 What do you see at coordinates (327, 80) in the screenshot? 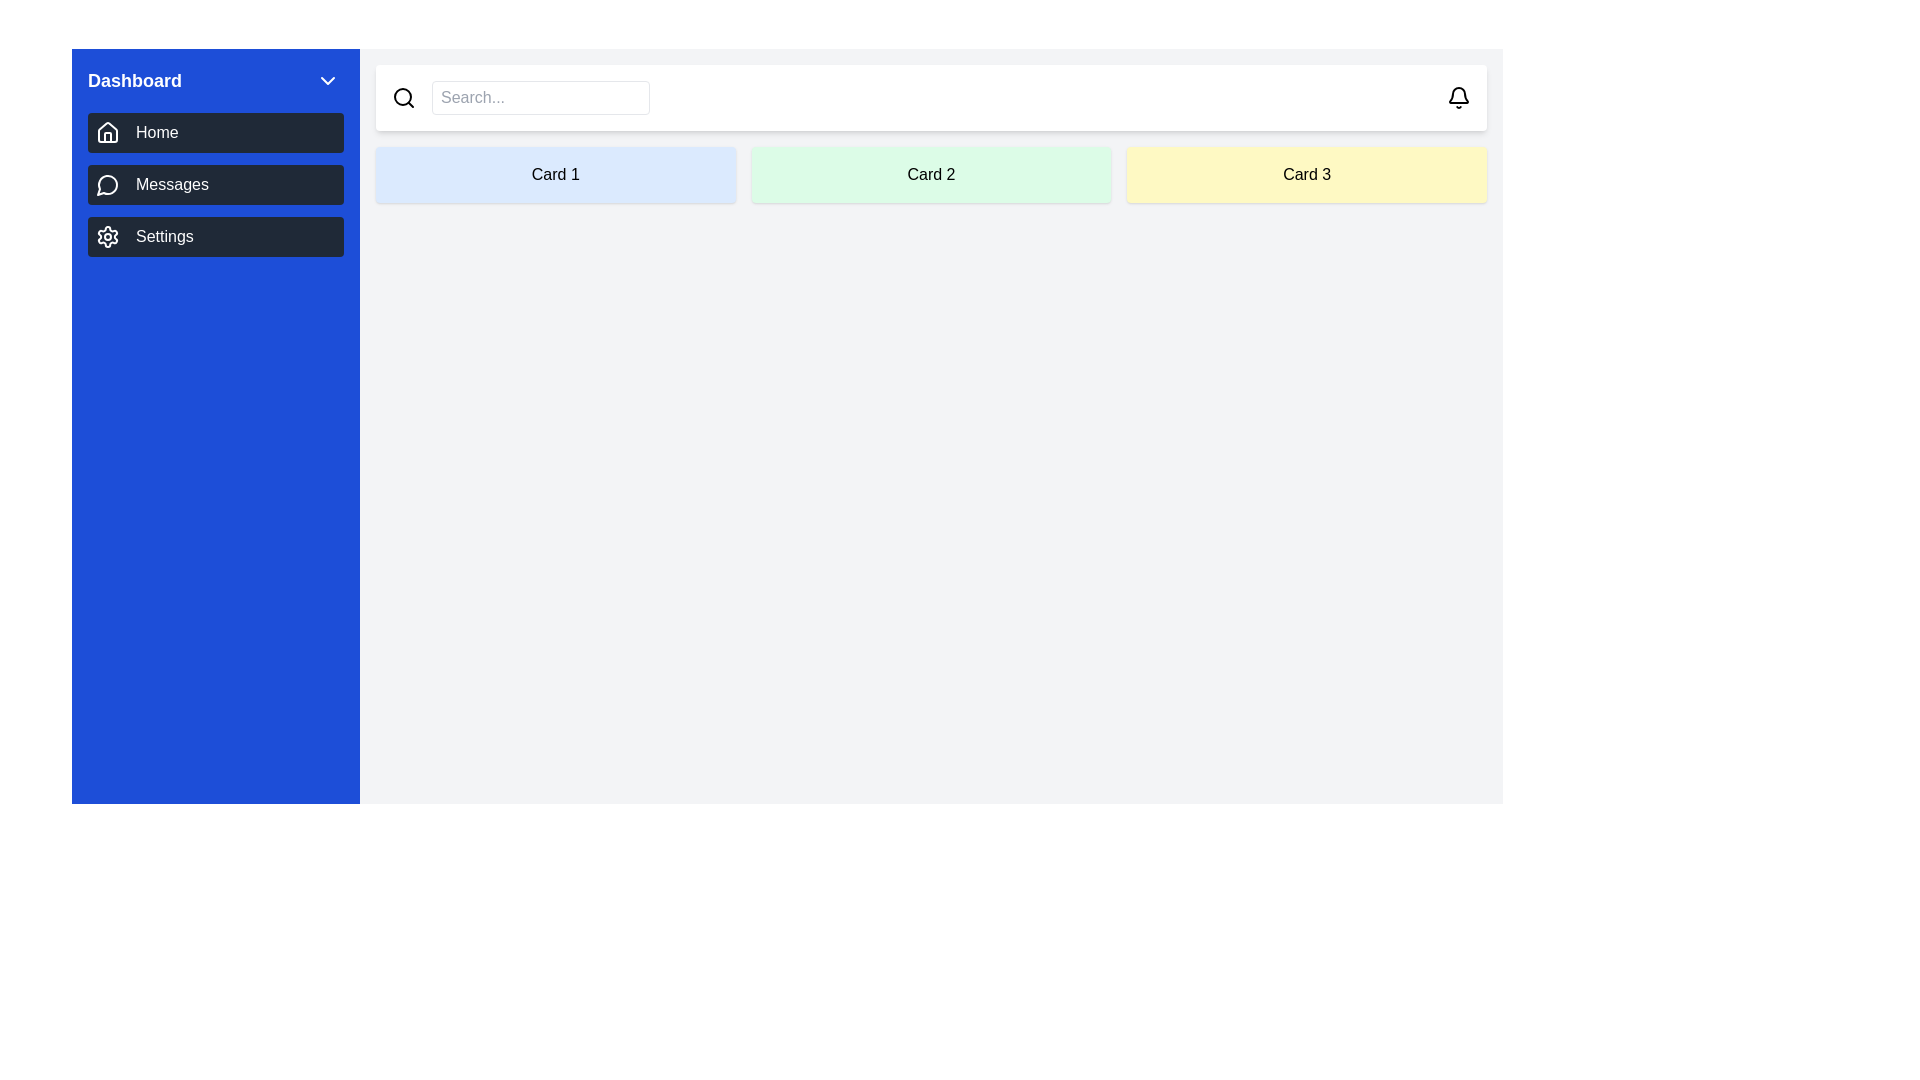
I see `the downward arrow icon located in the top-right corner of the blue side navigation bar, adjacent to the 'Dashboard' text` at bounding box center [327, 80].